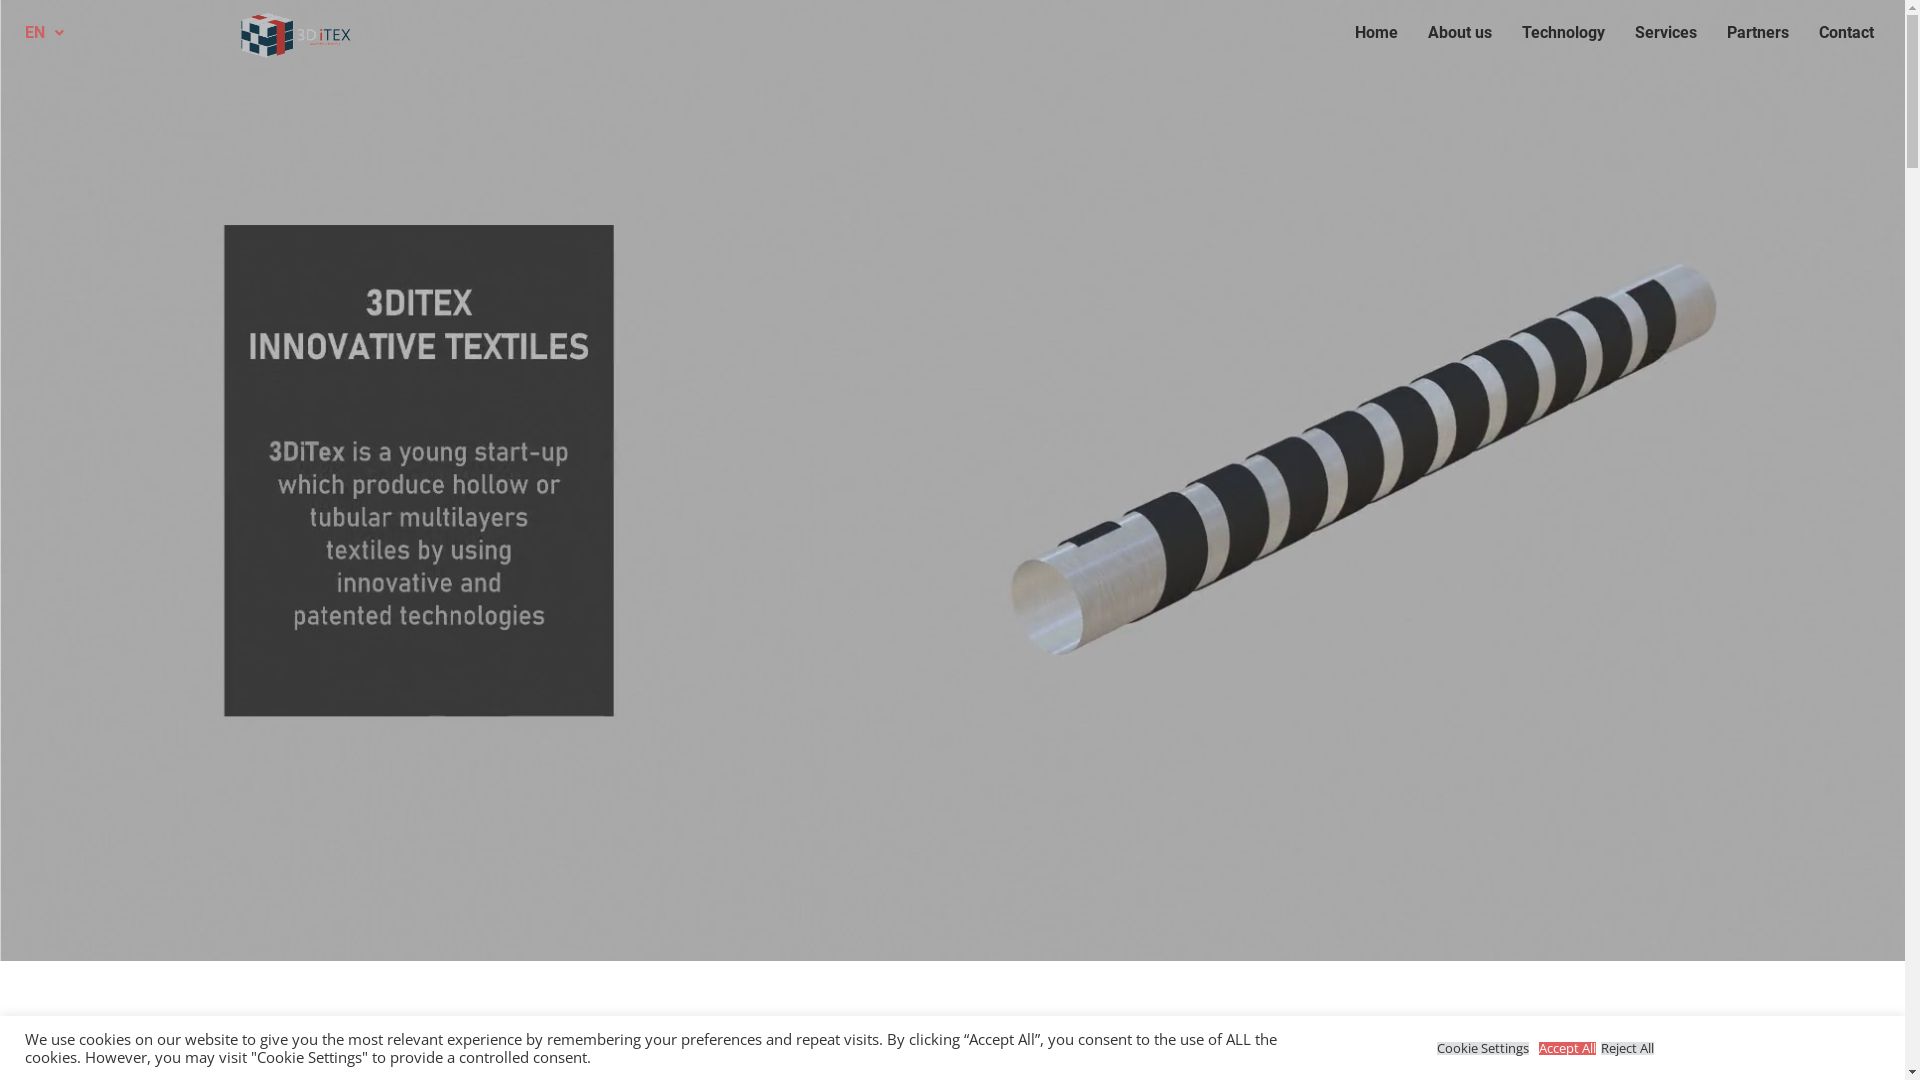 This screenshot has height=1080, width=1920. What do you see at coordinates (1756, 33) in the screenshot?
I see `'Partners'` at bounding box center [1756, 33].